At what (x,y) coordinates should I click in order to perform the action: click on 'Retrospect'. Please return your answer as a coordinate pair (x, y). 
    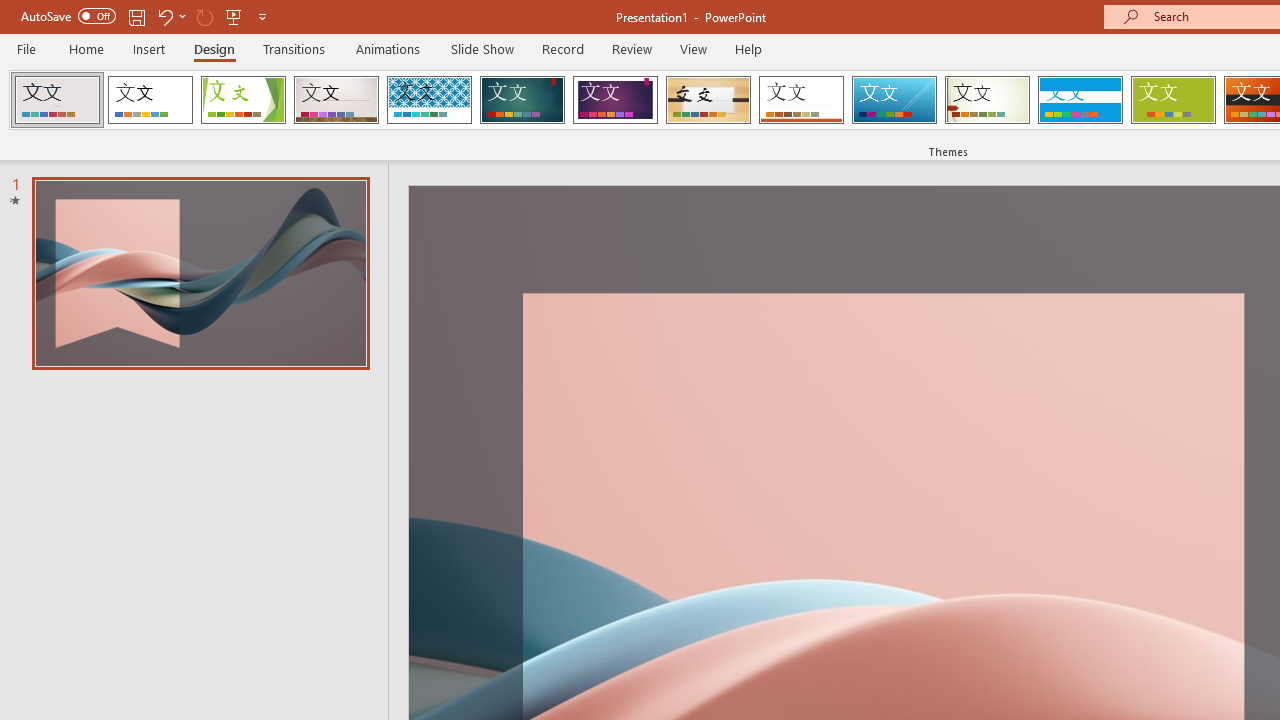
    Looking at the image, I should click on (801, 100).